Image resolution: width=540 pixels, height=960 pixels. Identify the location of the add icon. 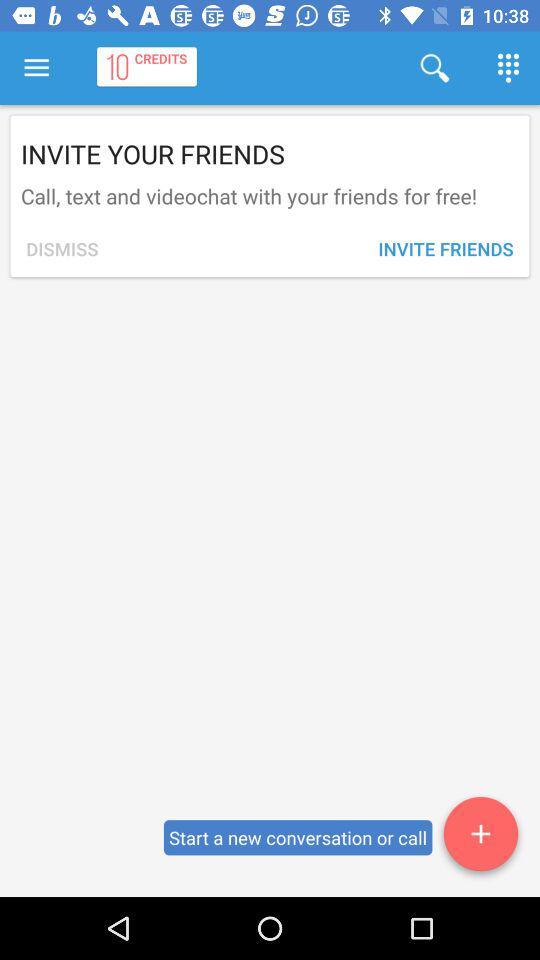
(479, 837).